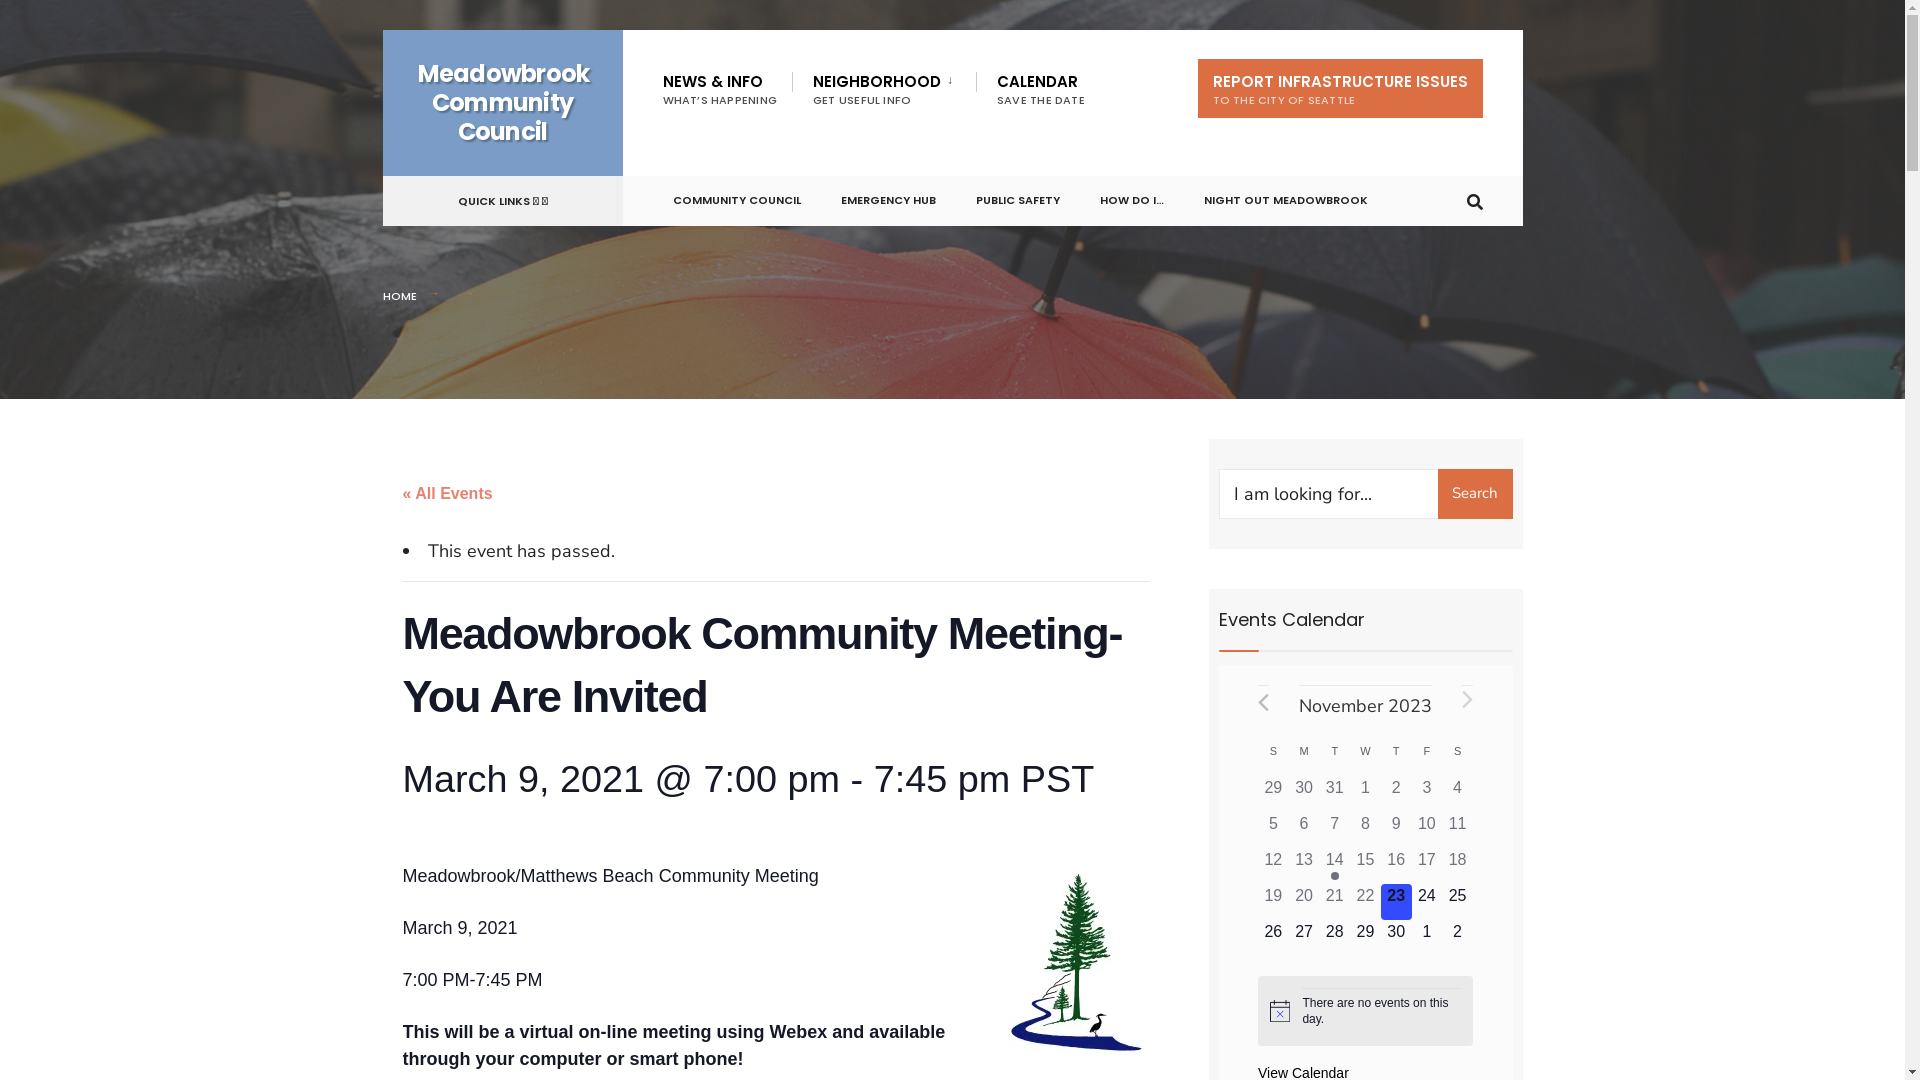 This screenshot has width=1920, height=1080. What do you see at coordinates (1364, 865) in the screenshot?
I see `'0 events,` at bounding box center [1364, 865].